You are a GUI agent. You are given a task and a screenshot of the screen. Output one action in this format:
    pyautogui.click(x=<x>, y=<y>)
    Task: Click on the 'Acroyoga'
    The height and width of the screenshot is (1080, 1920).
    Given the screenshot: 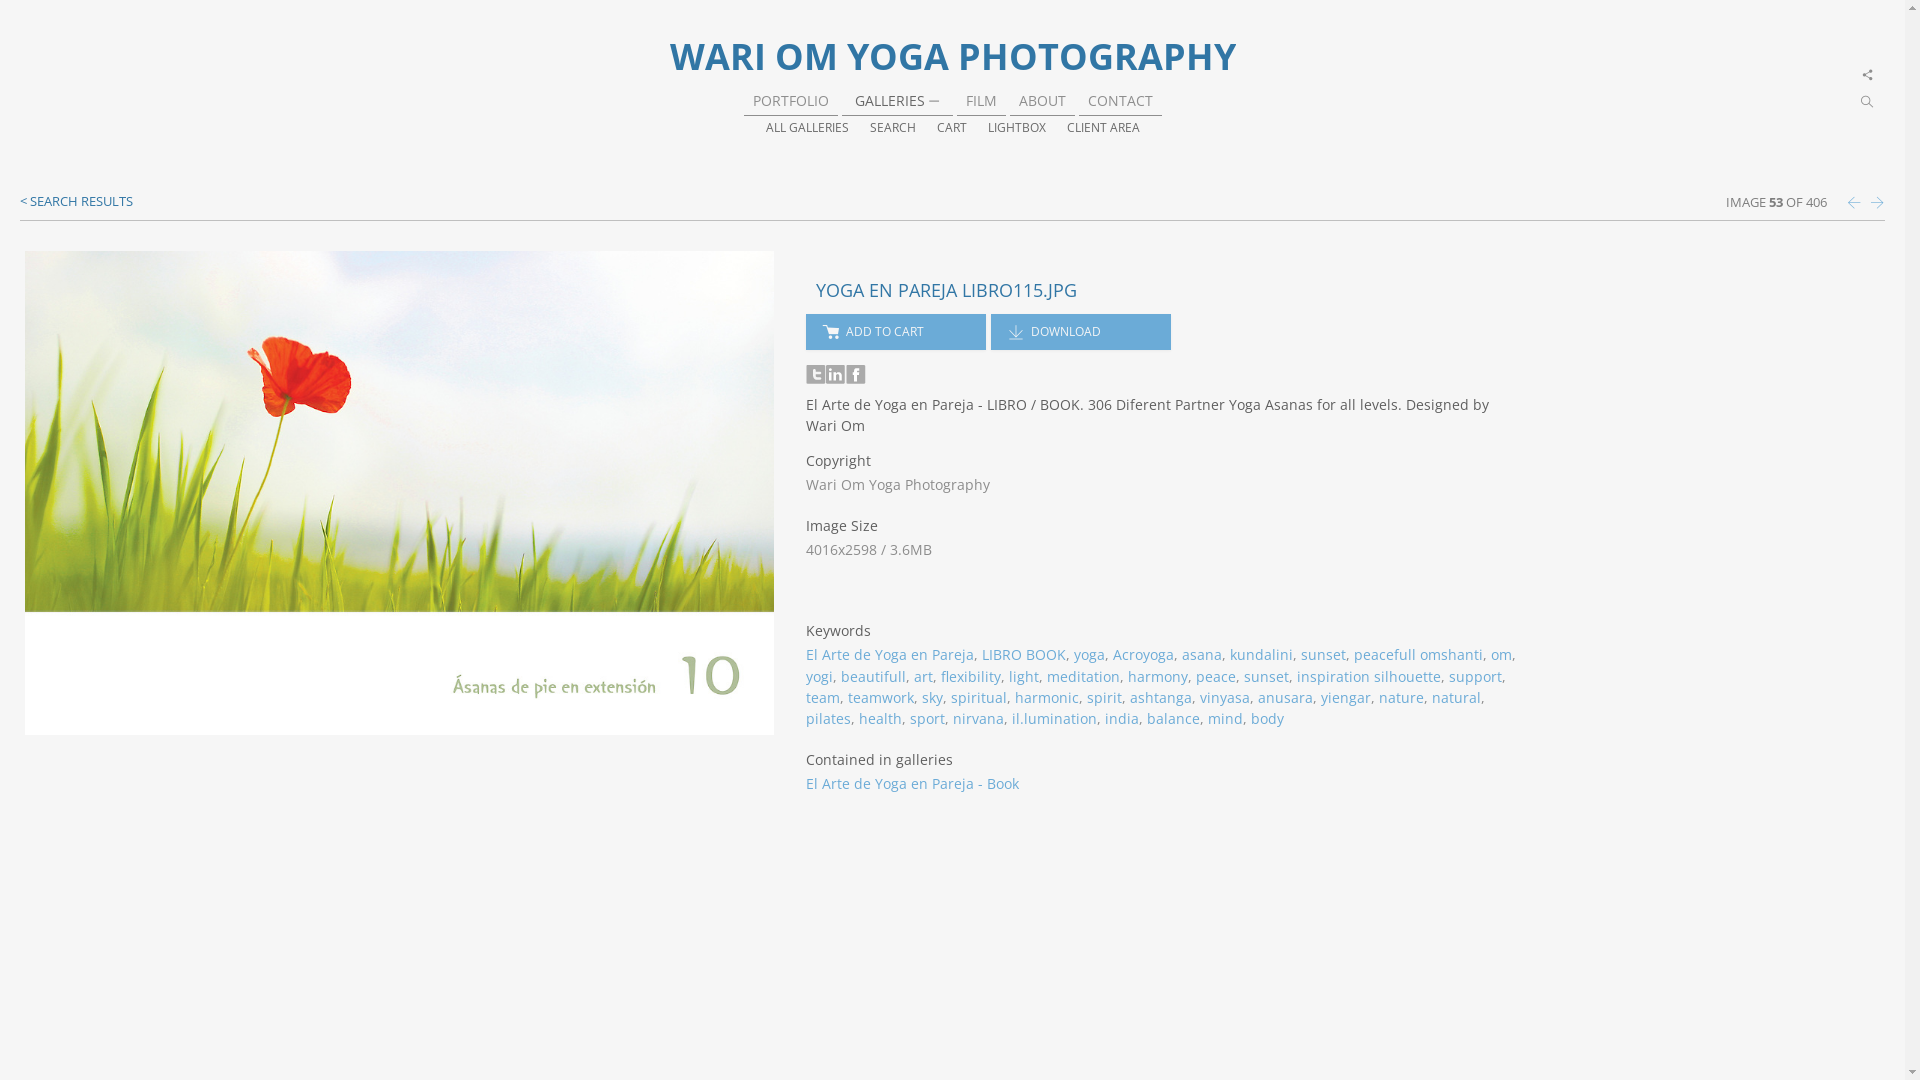 What is the action you would take?
    pyautogui.click(x=1143, y=654)
    